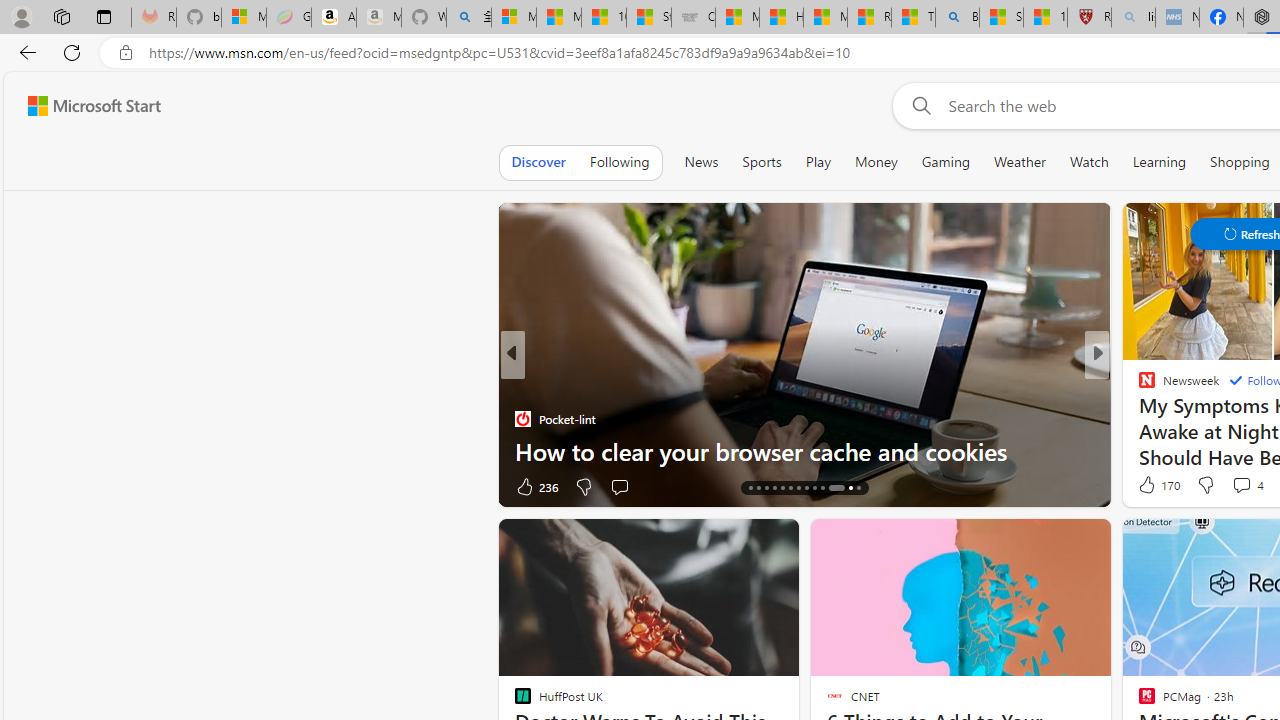  What do you see at coordinates (760, 161) in the screenshot?
I see `'Sports'` at bounding box center [760, 161].